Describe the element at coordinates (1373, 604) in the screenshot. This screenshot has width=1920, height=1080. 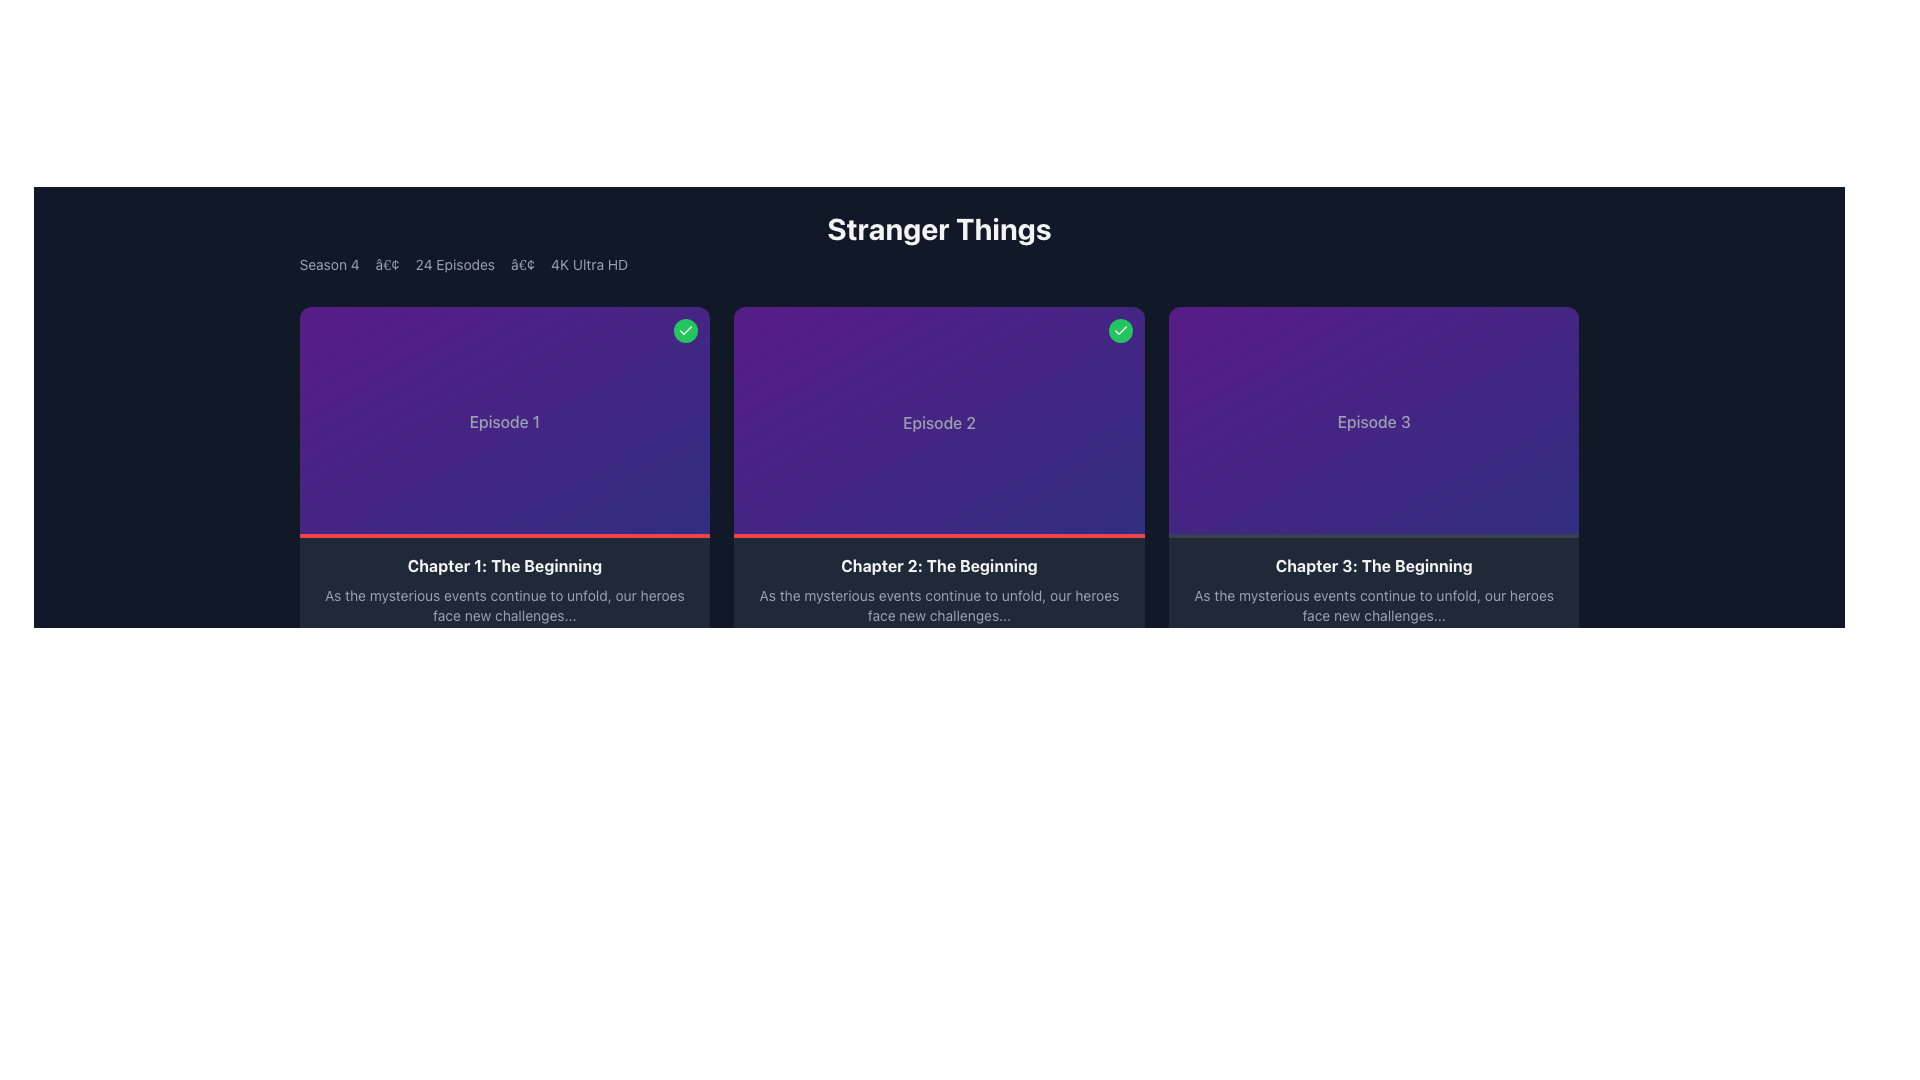
I see `static text component displaying the narrative snippet: 'As the mysterious events continue to unfold, our heroes face new challenges...' located below the heading 'Chapter 3: The Beginning'` at that location.